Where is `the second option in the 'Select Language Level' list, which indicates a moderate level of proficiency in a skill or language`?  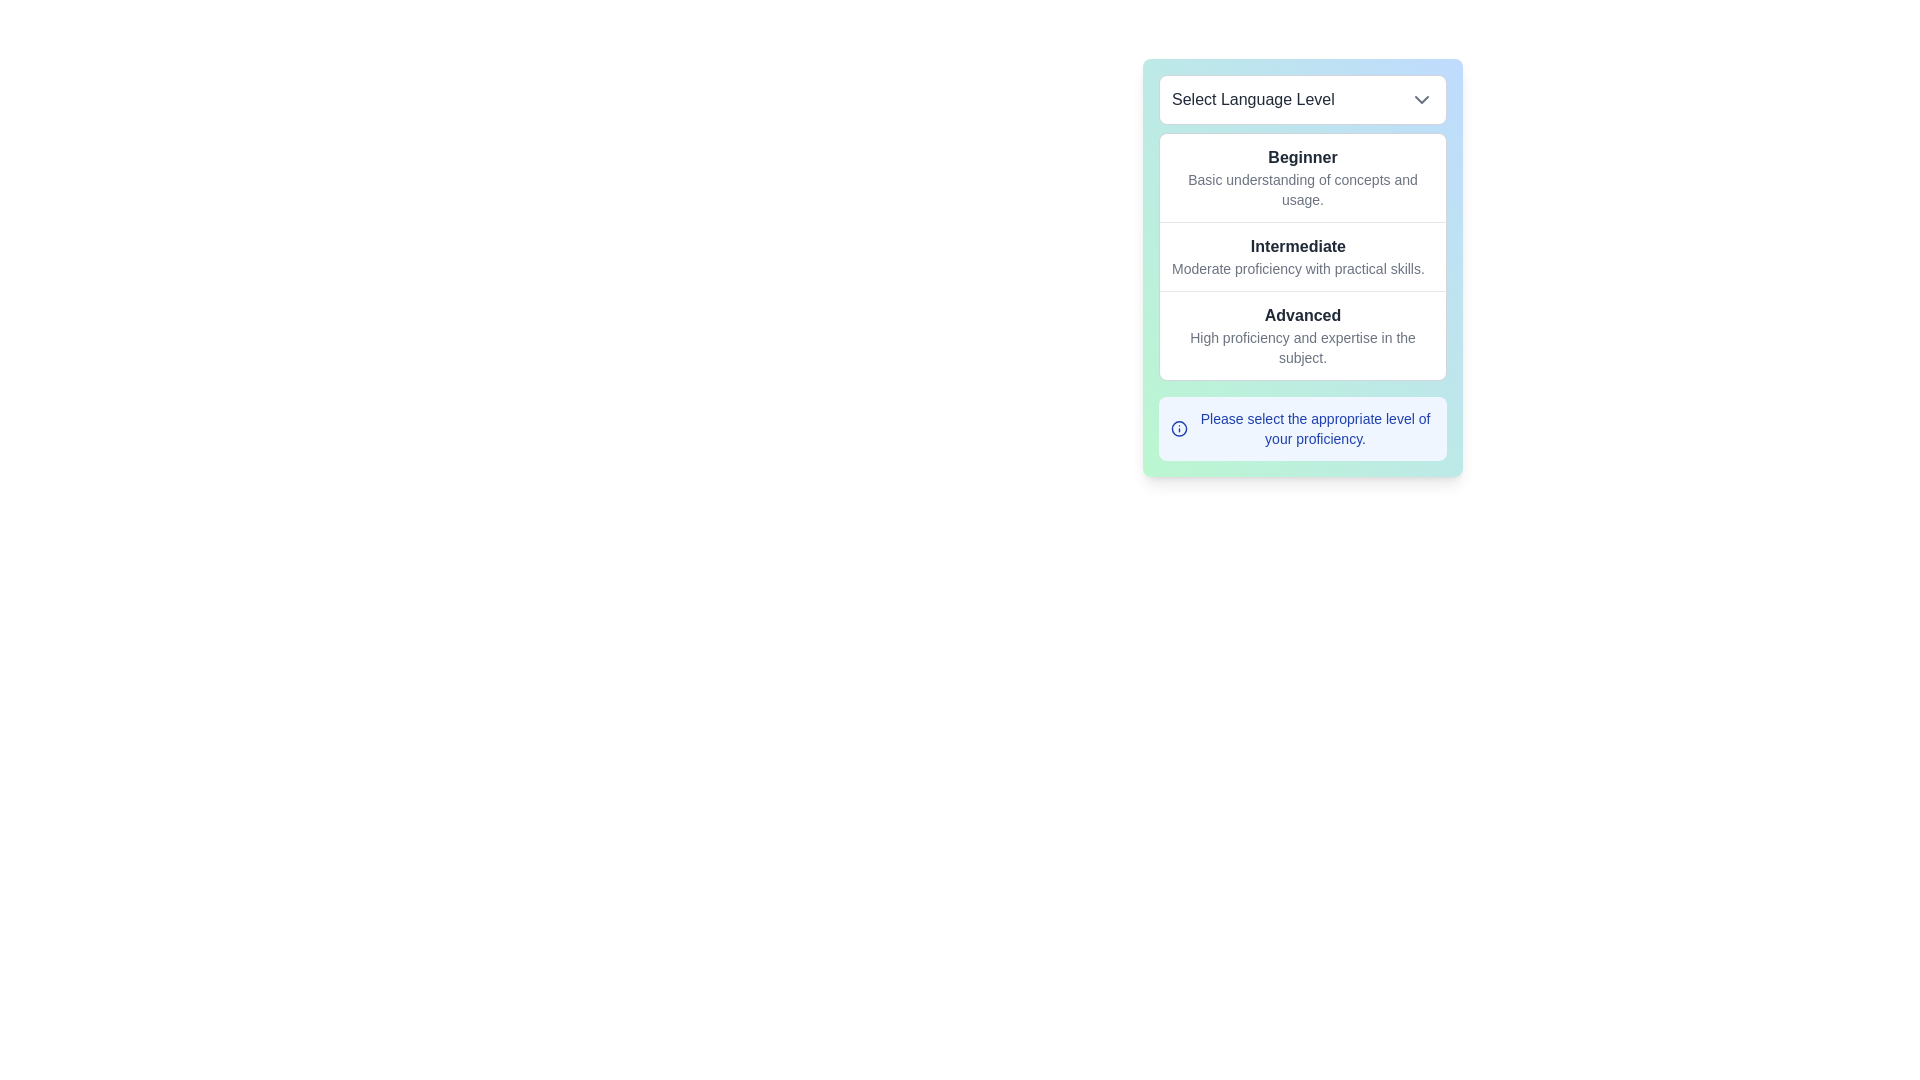 the second option in the 'Select Language Level' list, which indicates a moderate level of proficiency in a skill or language is located at coordinates (1298, 256).